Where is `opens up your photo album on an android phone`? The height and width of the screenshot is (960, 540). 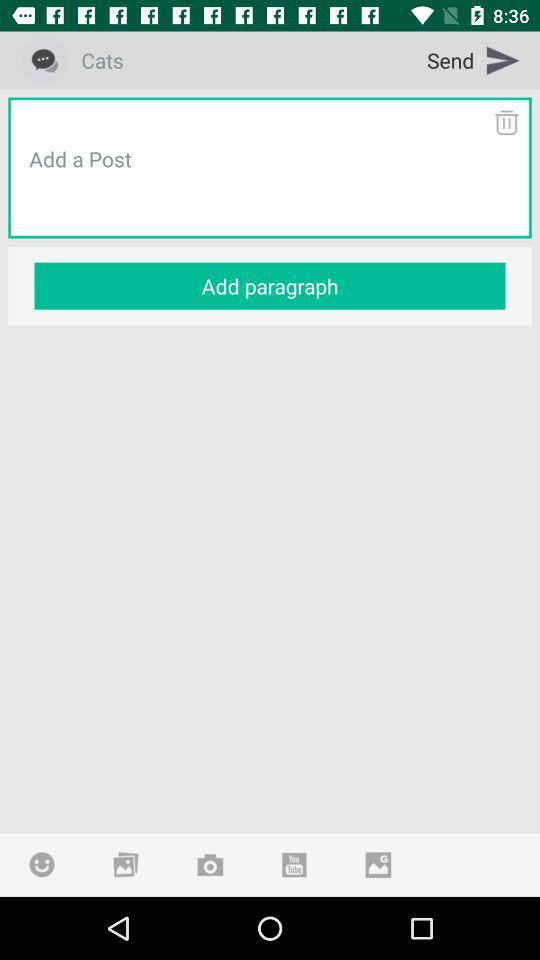
opens up your photo album on an android phone is located at coordinates (125, 863).